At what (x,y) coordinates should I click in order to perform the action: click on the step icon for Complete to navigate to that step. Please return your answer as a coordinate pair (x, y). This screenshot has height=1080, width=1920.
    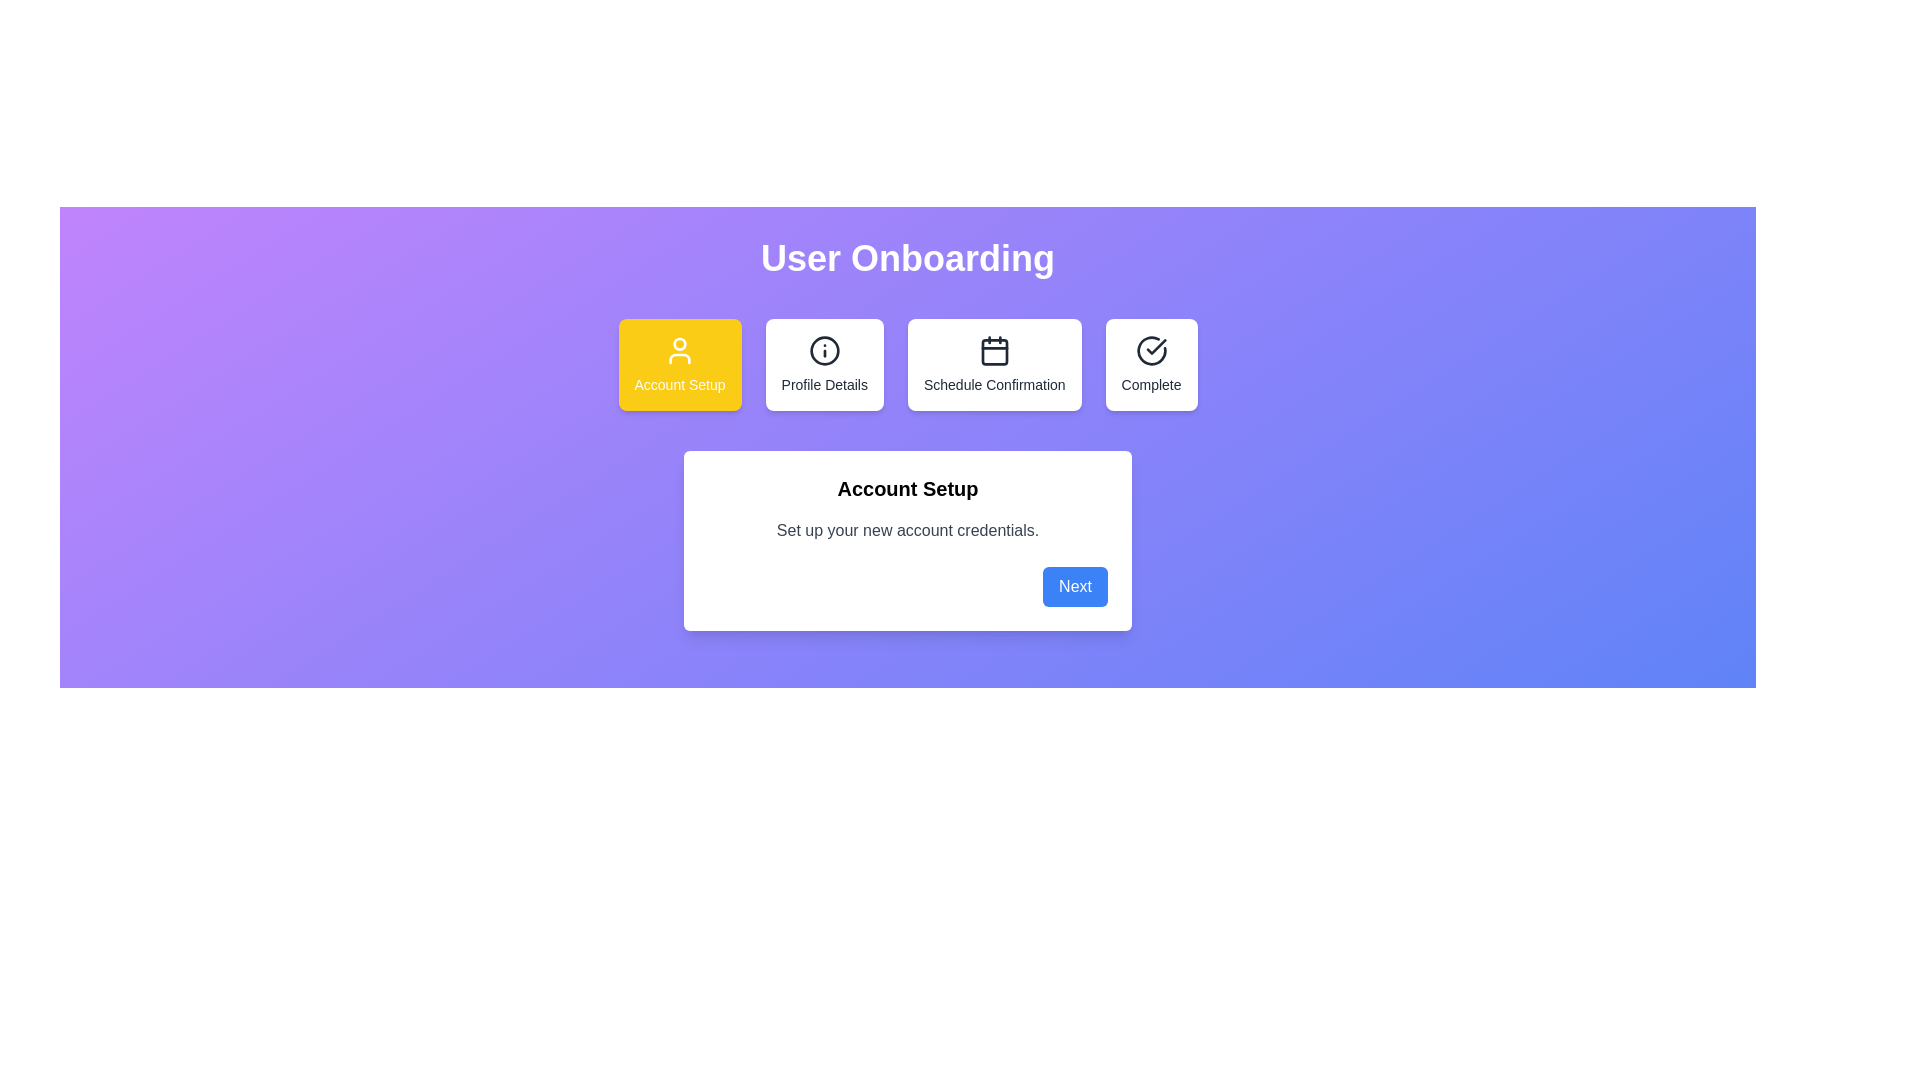
    Looking at the image, I should click on (1151, 365).